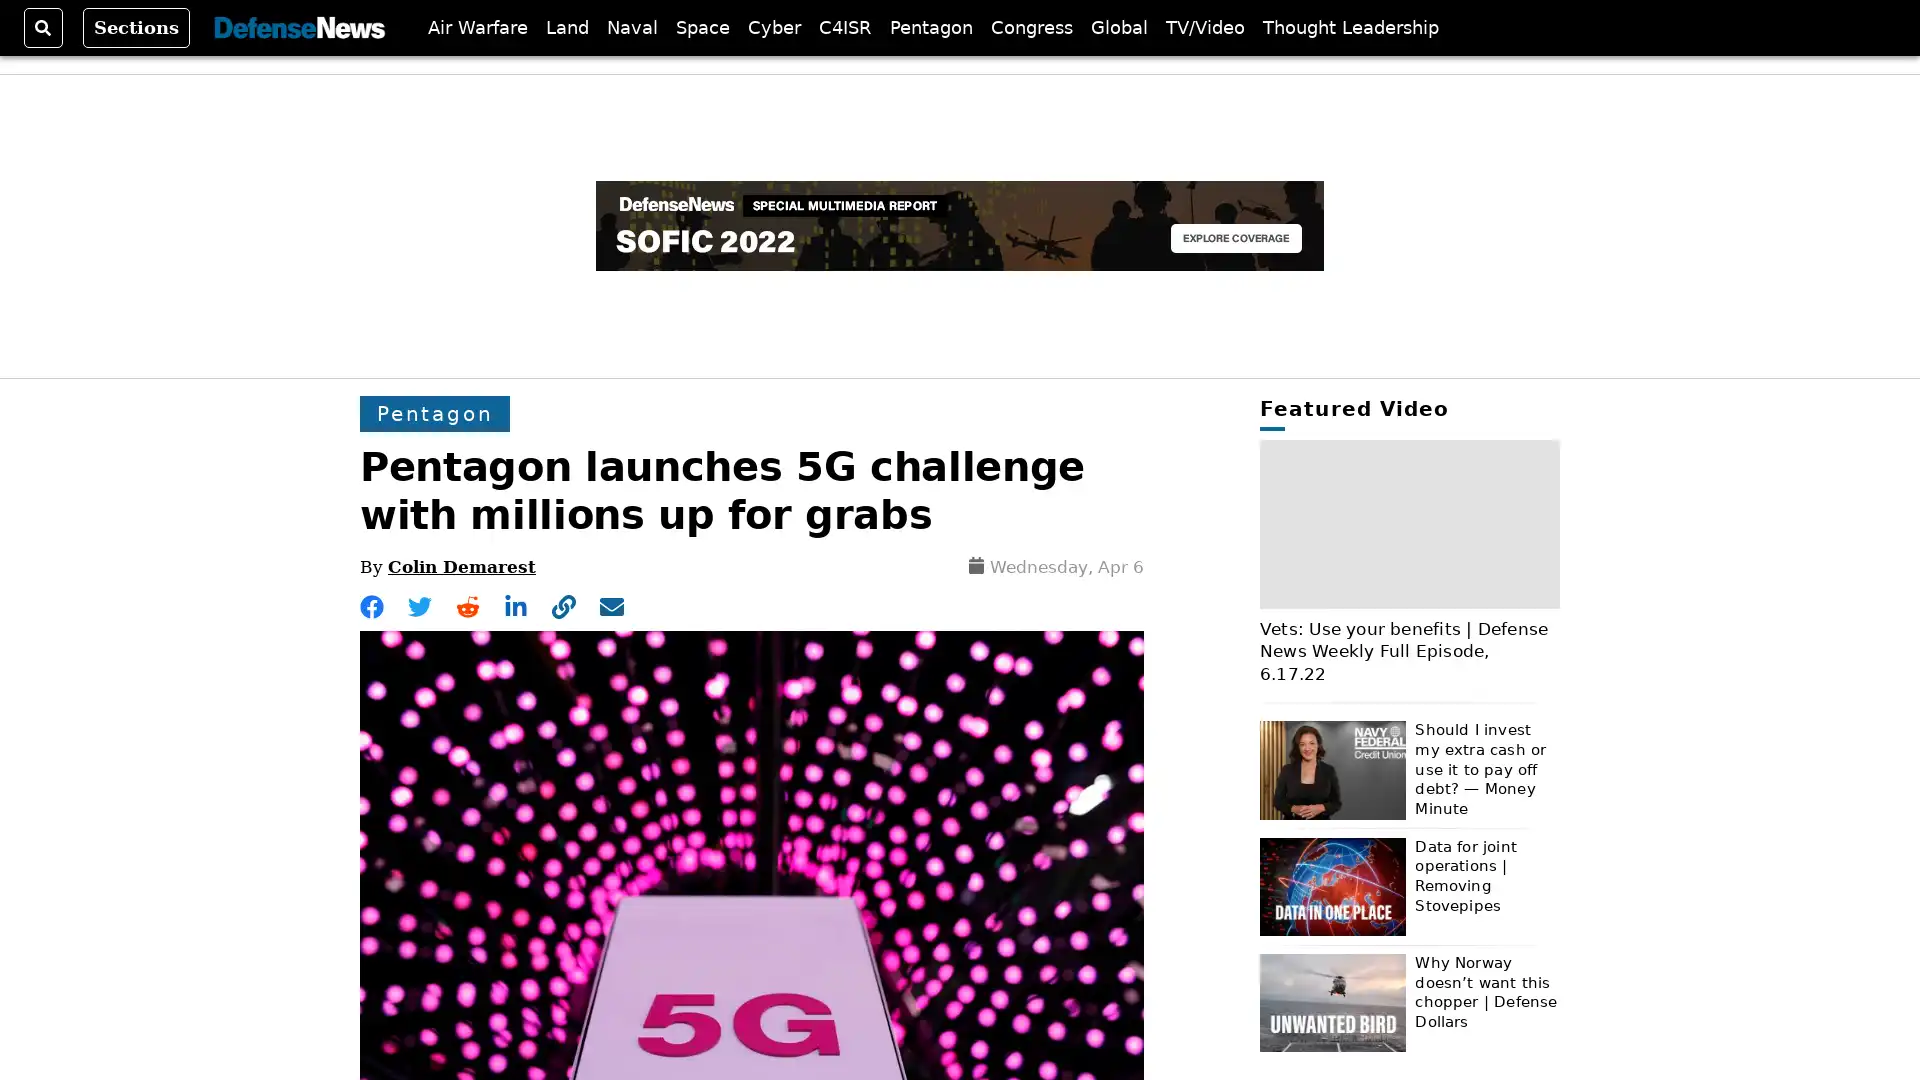 This screenshot has height=1080, width=1920. Describe the element at coordinates (134, 27) in the screenshot. I see `Sections` at that location.